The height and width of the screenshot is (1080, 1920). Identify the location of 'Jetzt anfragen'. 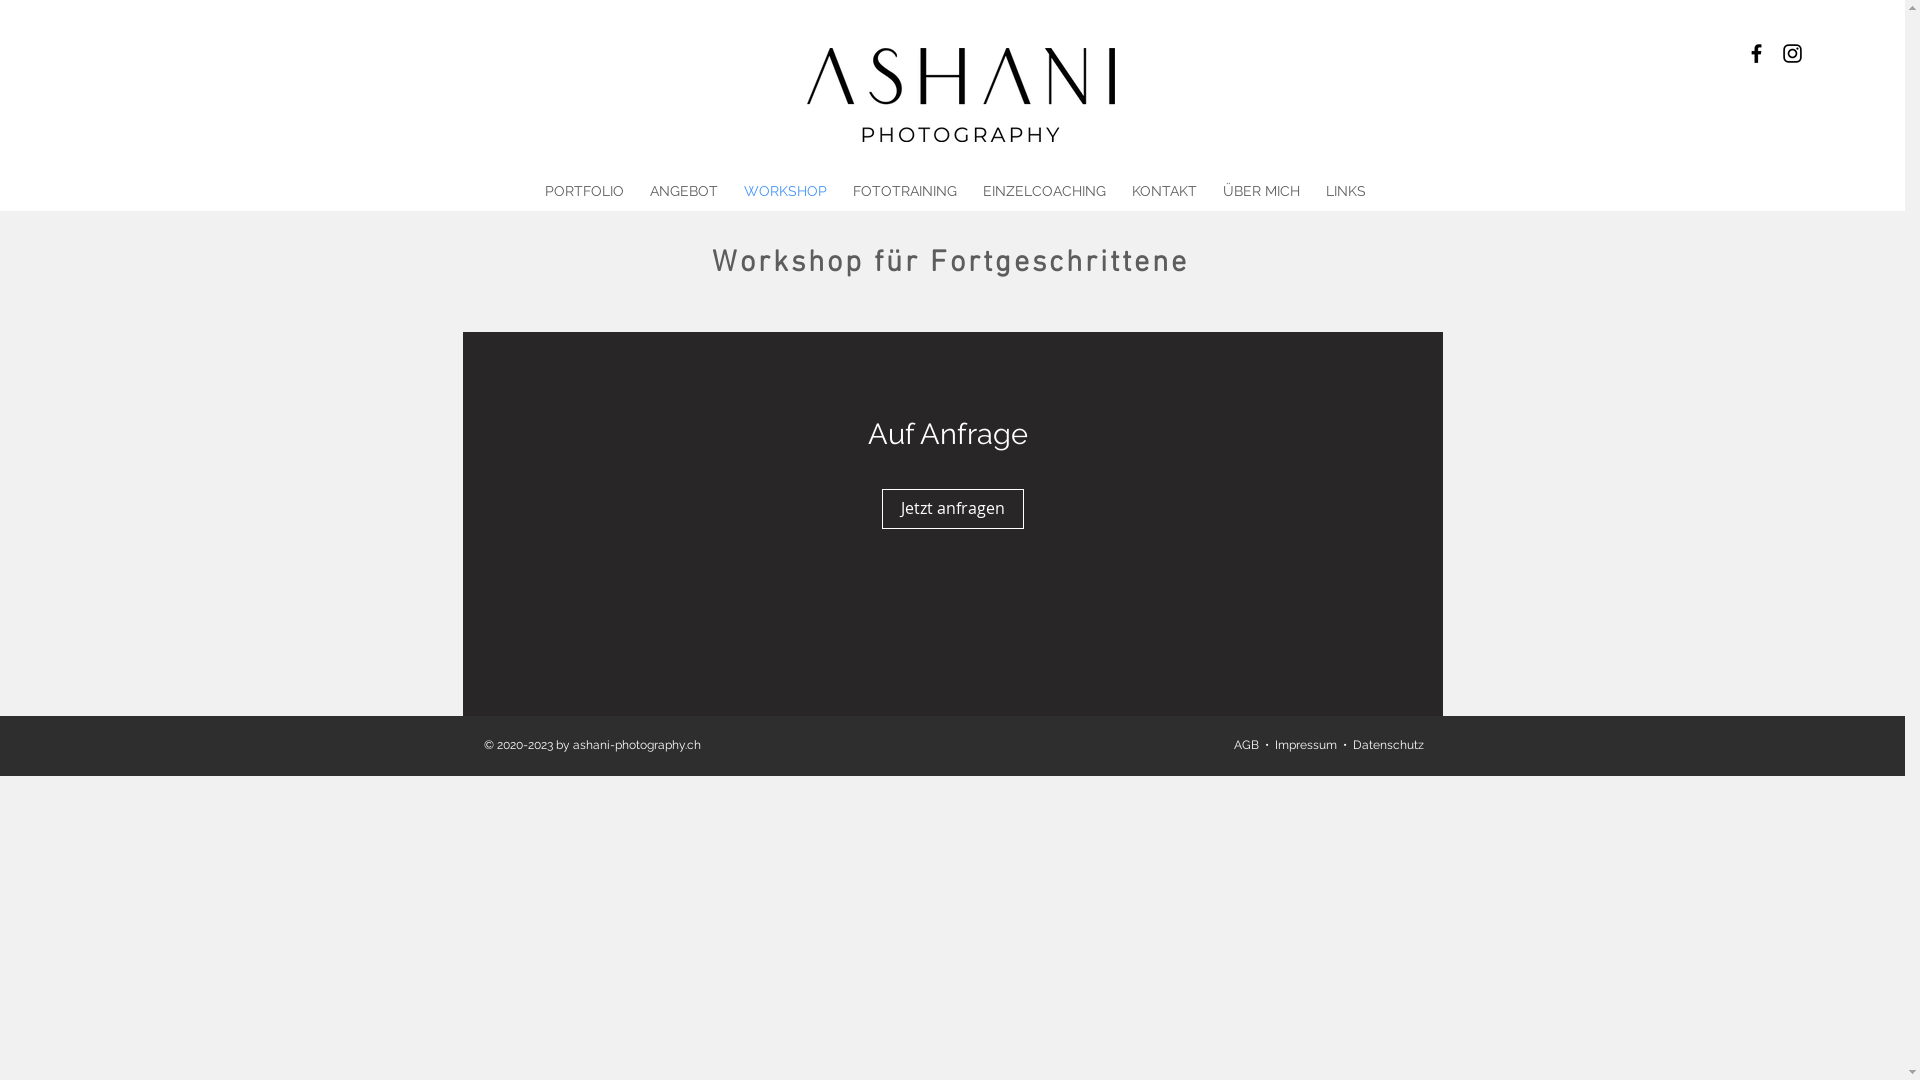
(952, 508).